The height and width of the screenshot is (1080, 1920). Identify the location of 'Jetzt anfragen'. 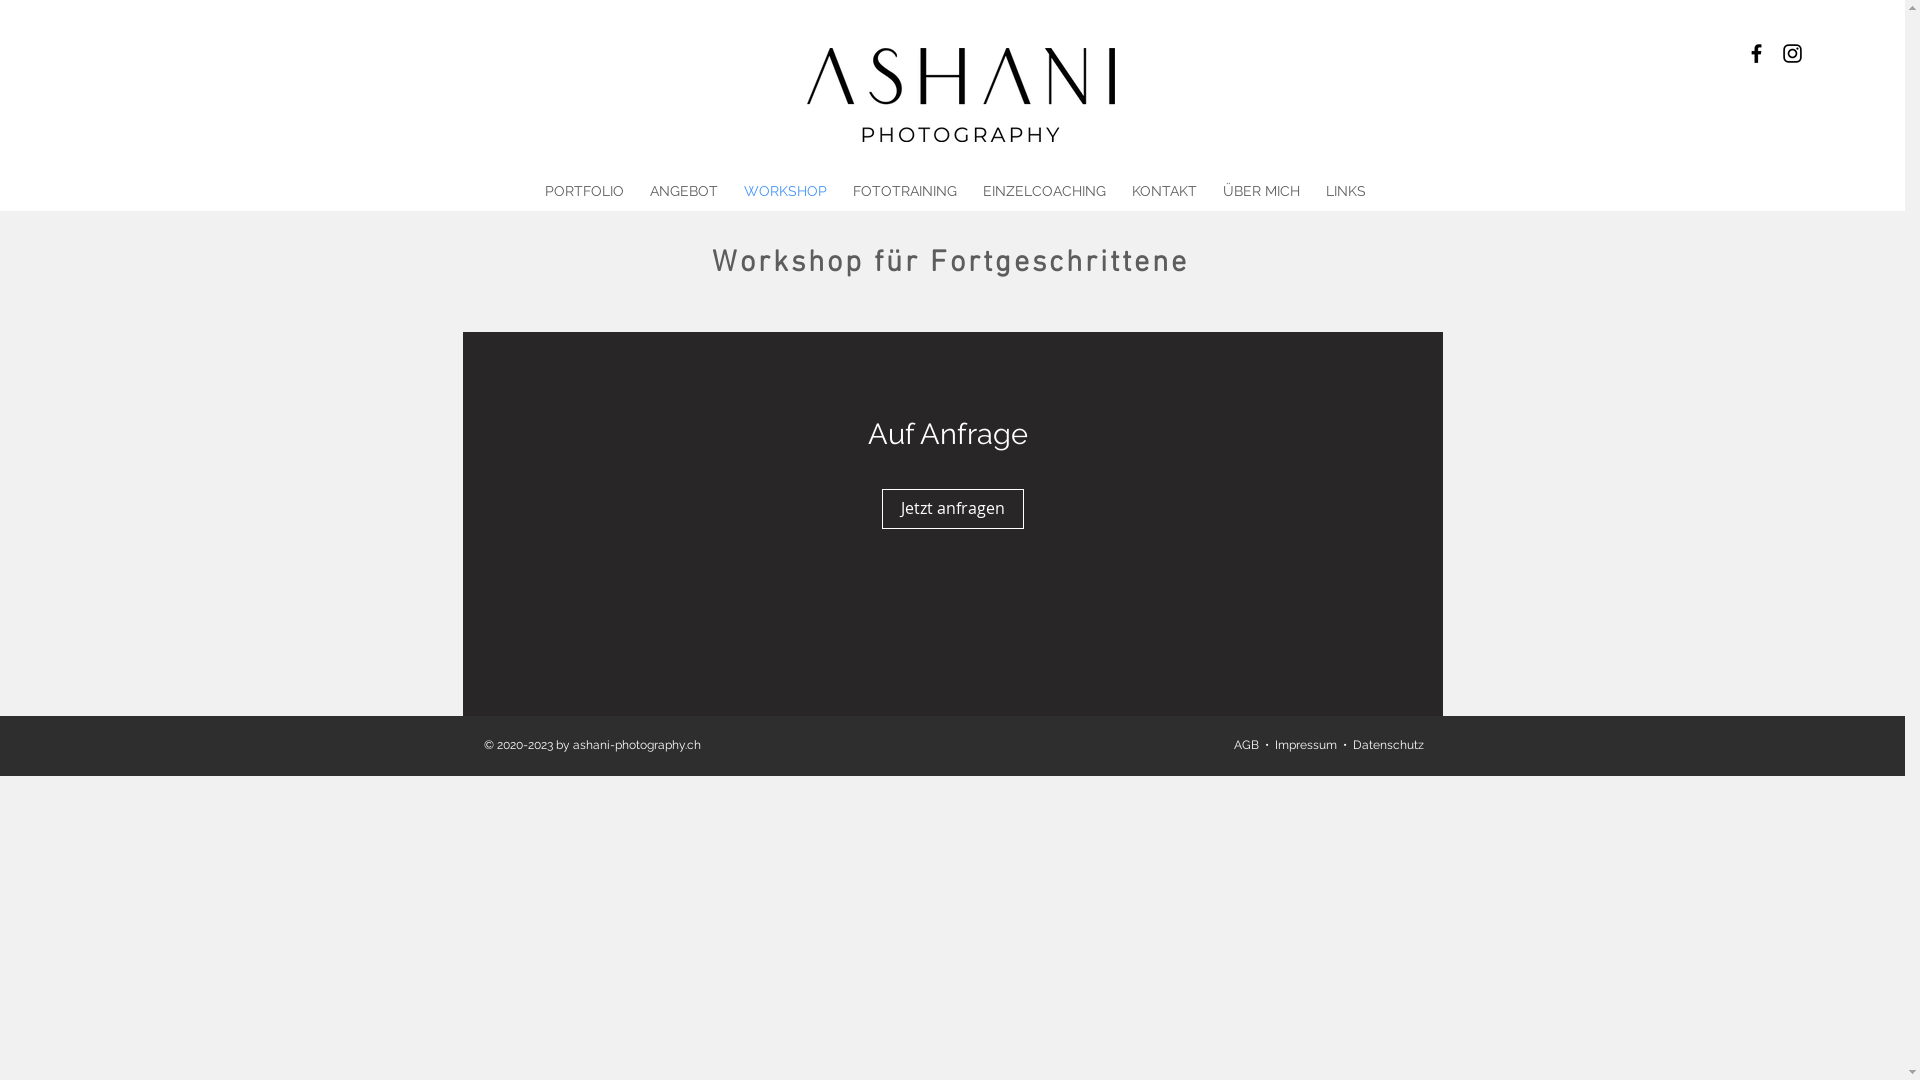
(952, 508).